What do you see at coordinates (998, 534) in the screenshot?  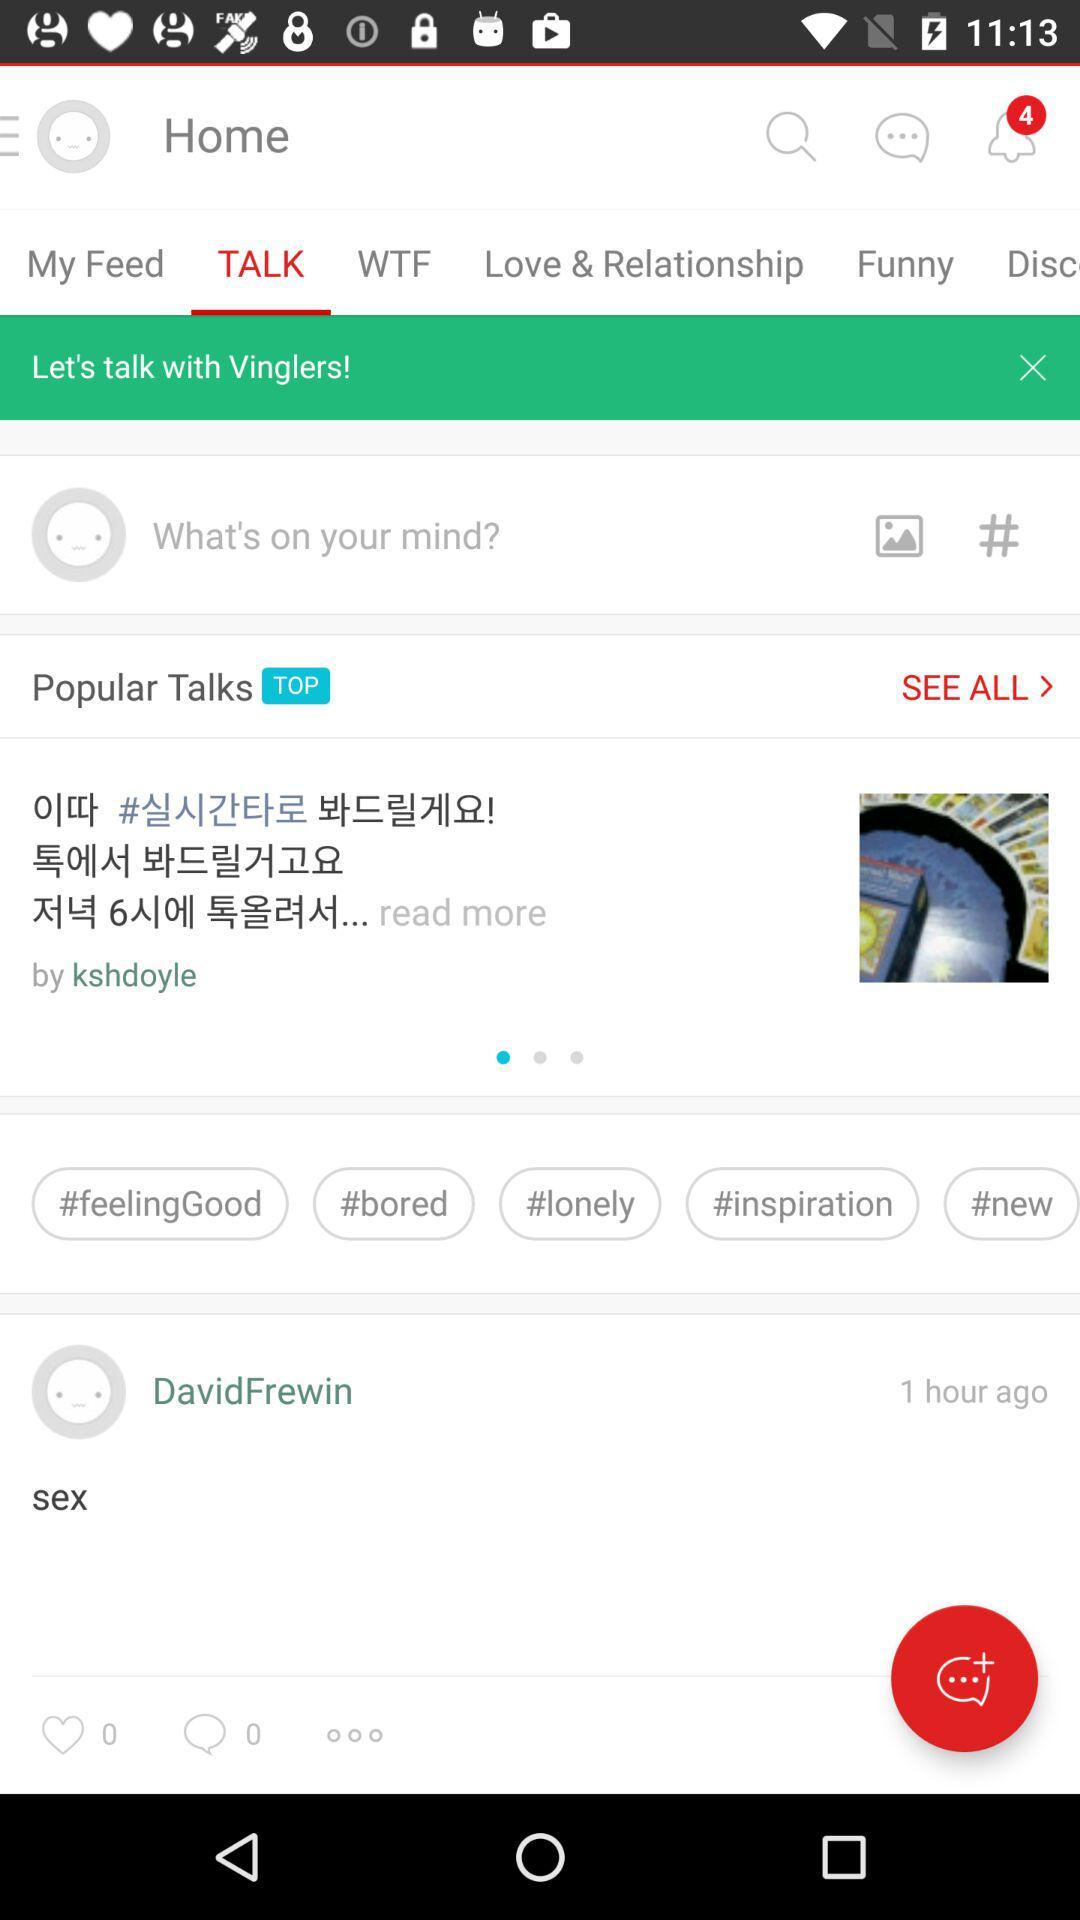 I see `hashtag` at bounding box center [998, 534].